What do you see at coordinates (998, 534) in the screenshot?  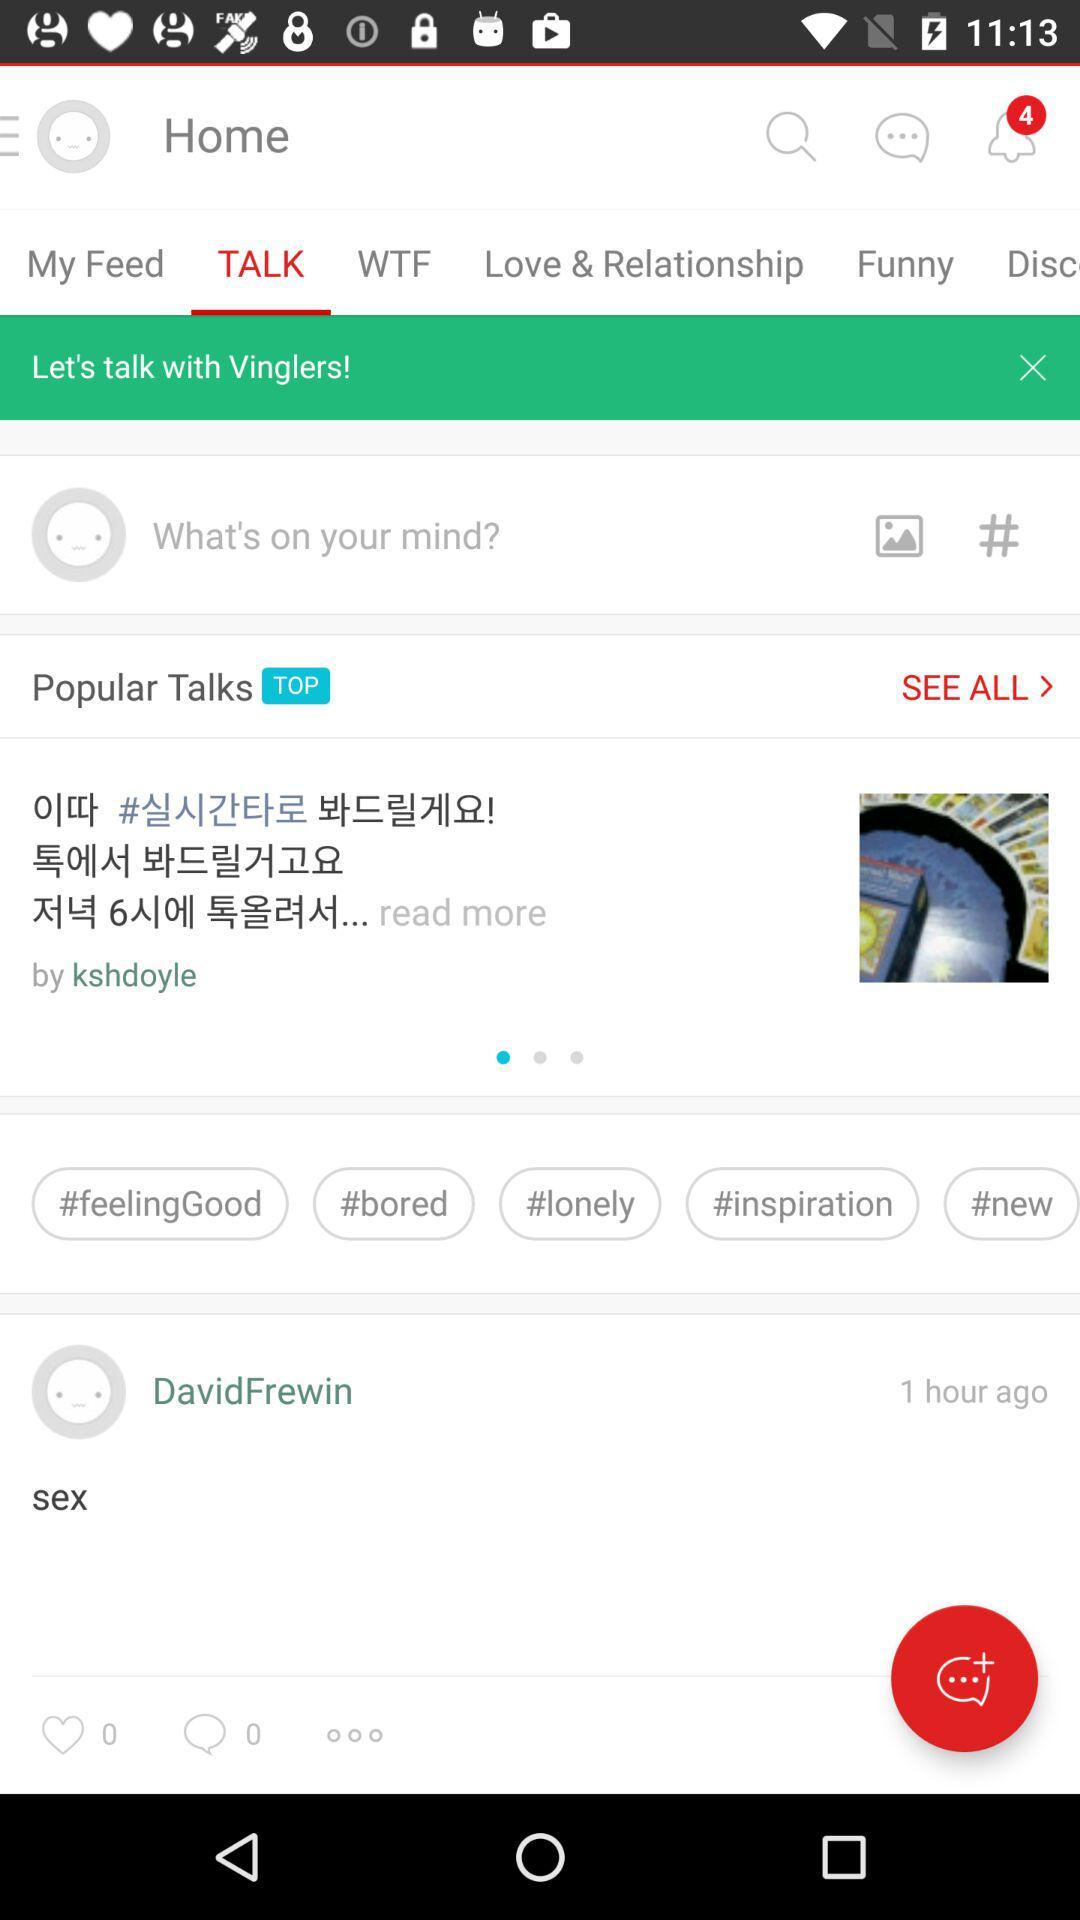 I see `hashtag` at bounding box center [998, 534].